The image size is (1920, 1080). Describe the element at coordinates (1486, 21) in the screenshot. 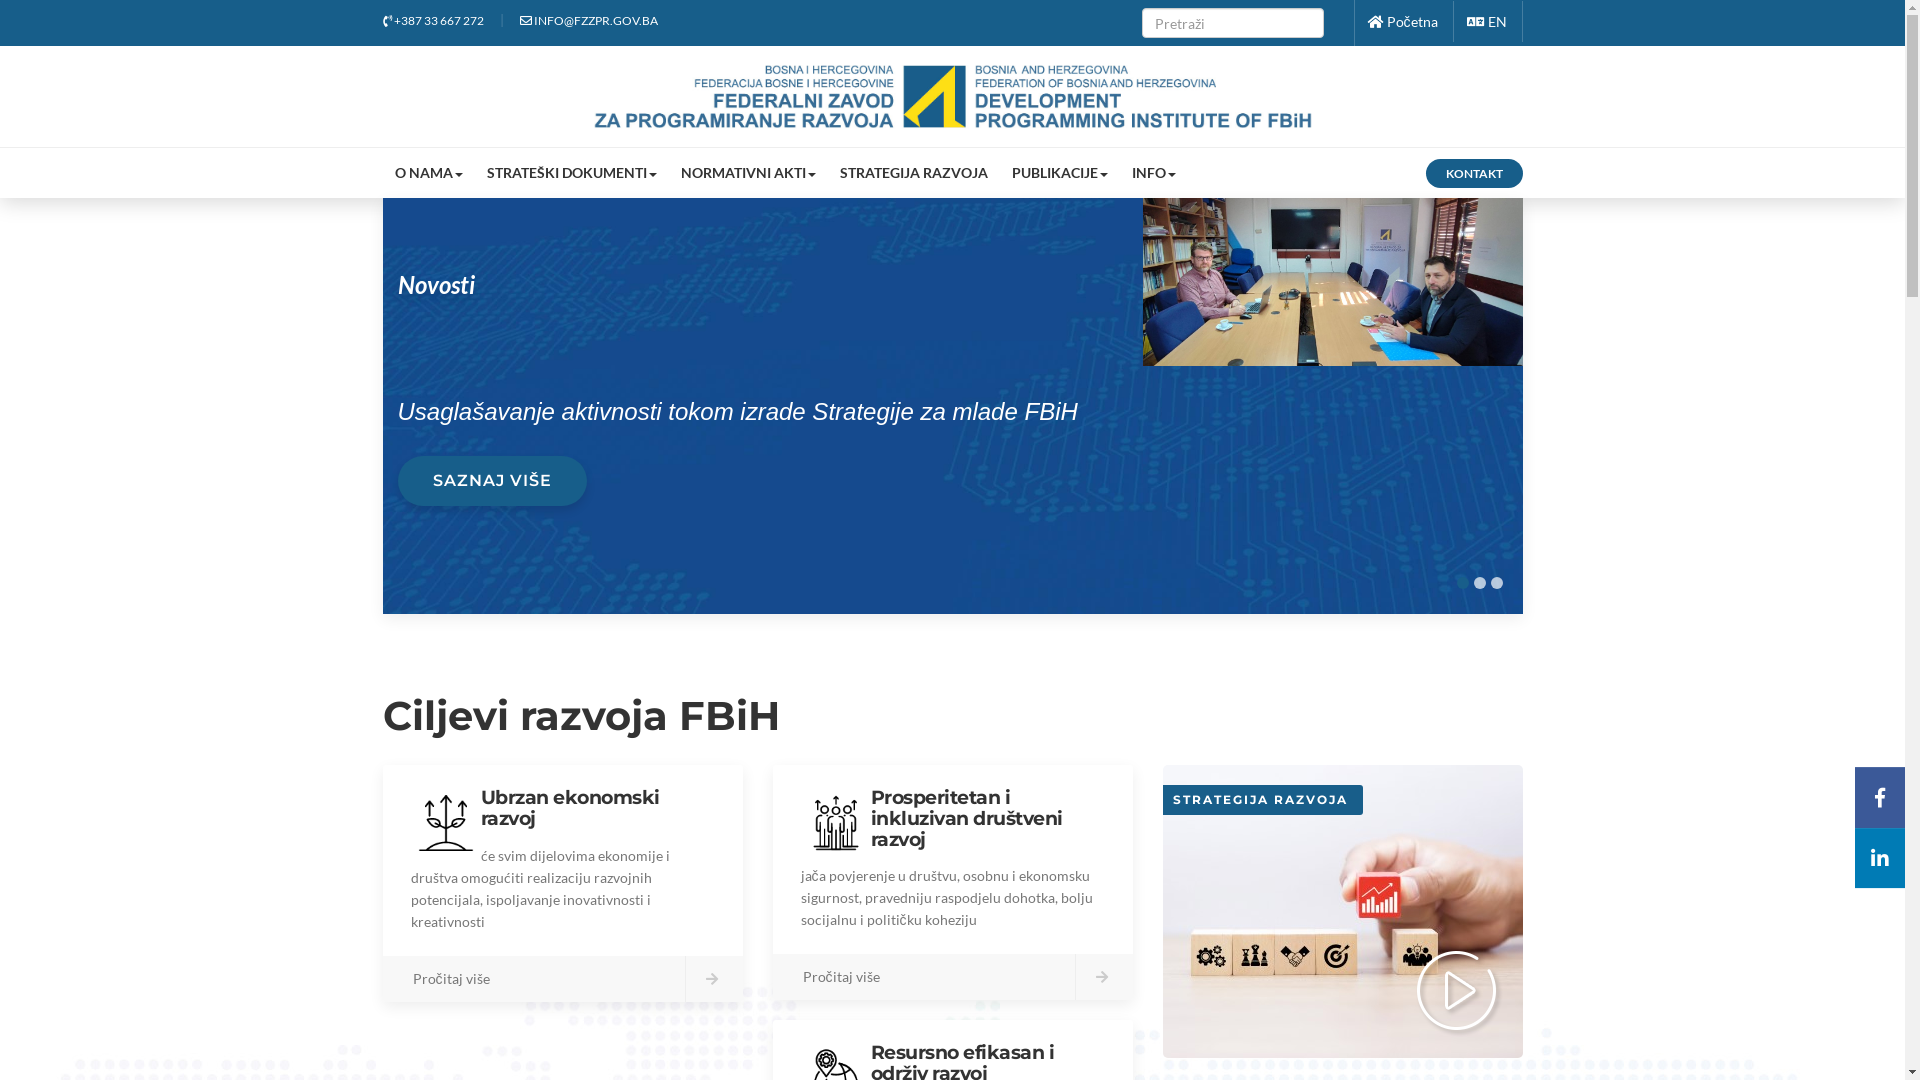

I see `'EN'` at that location.